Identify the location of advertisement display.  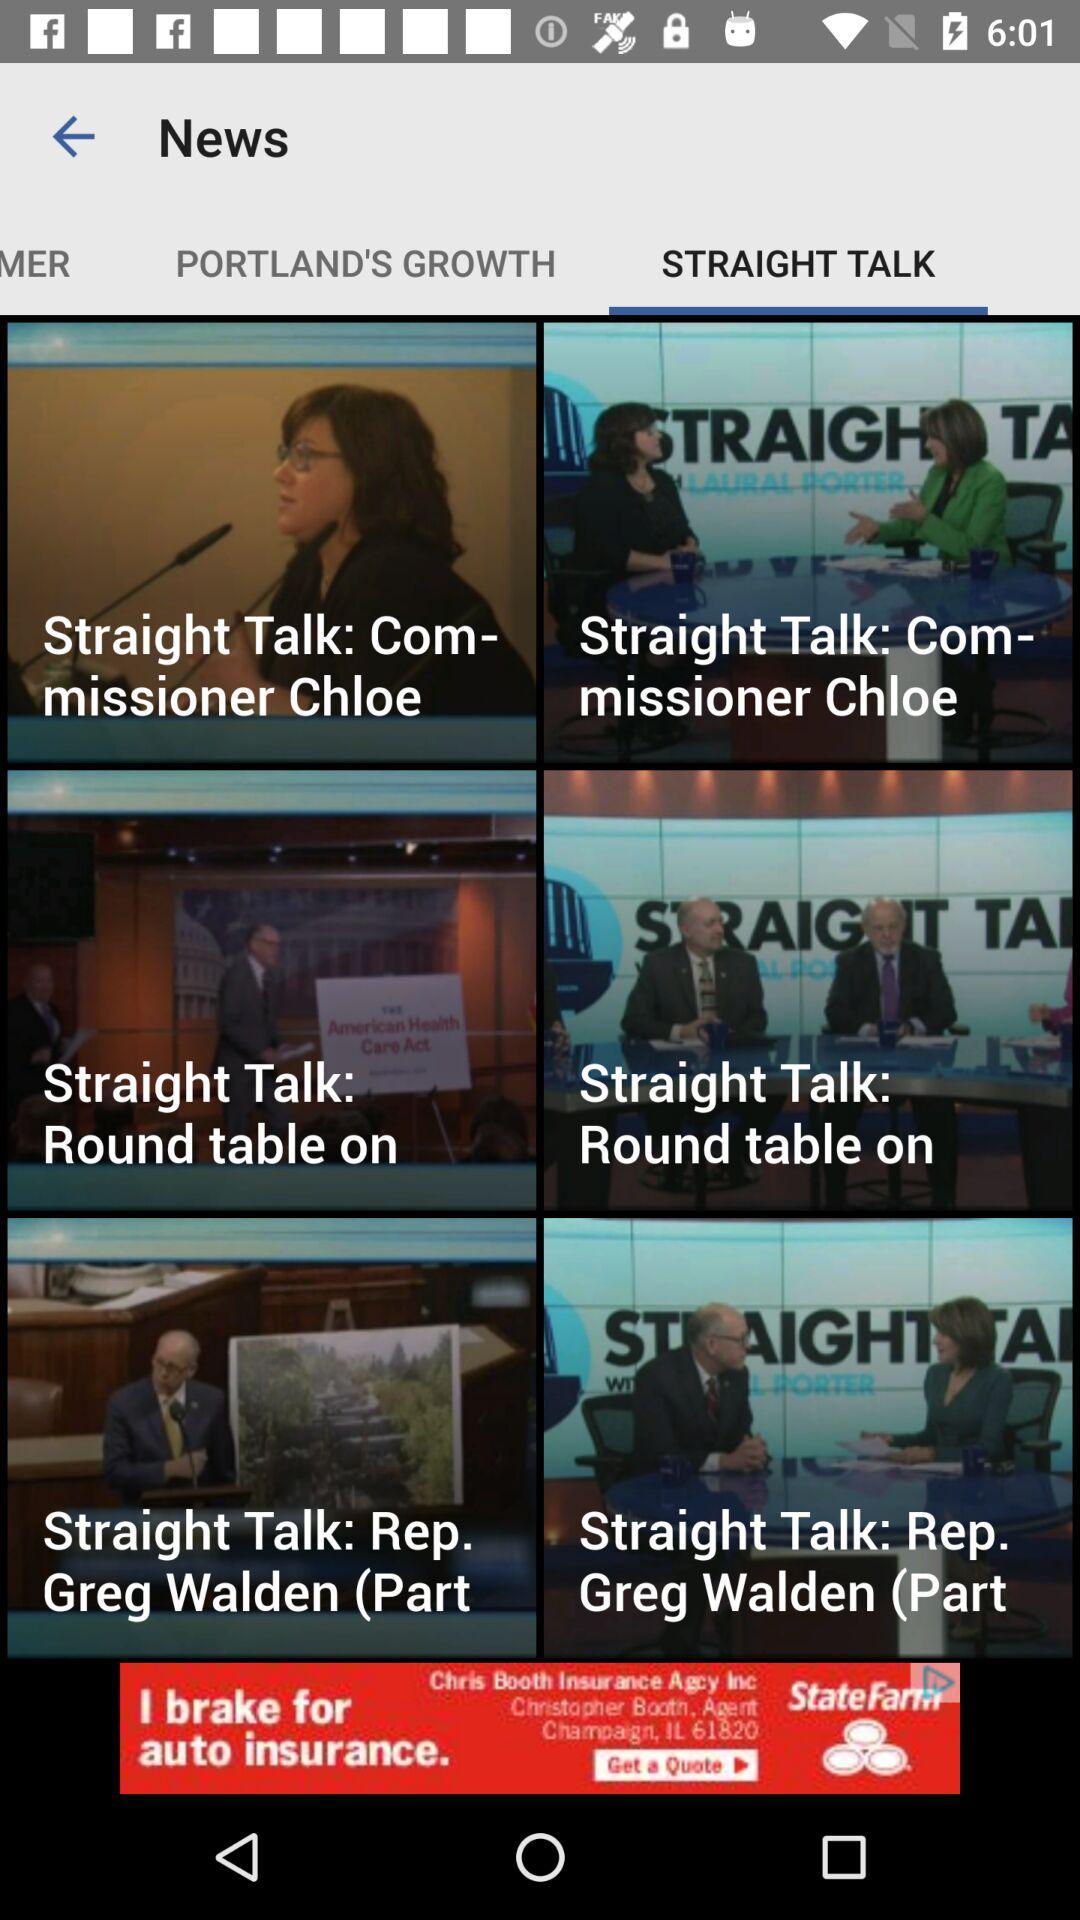
(540, 1727).